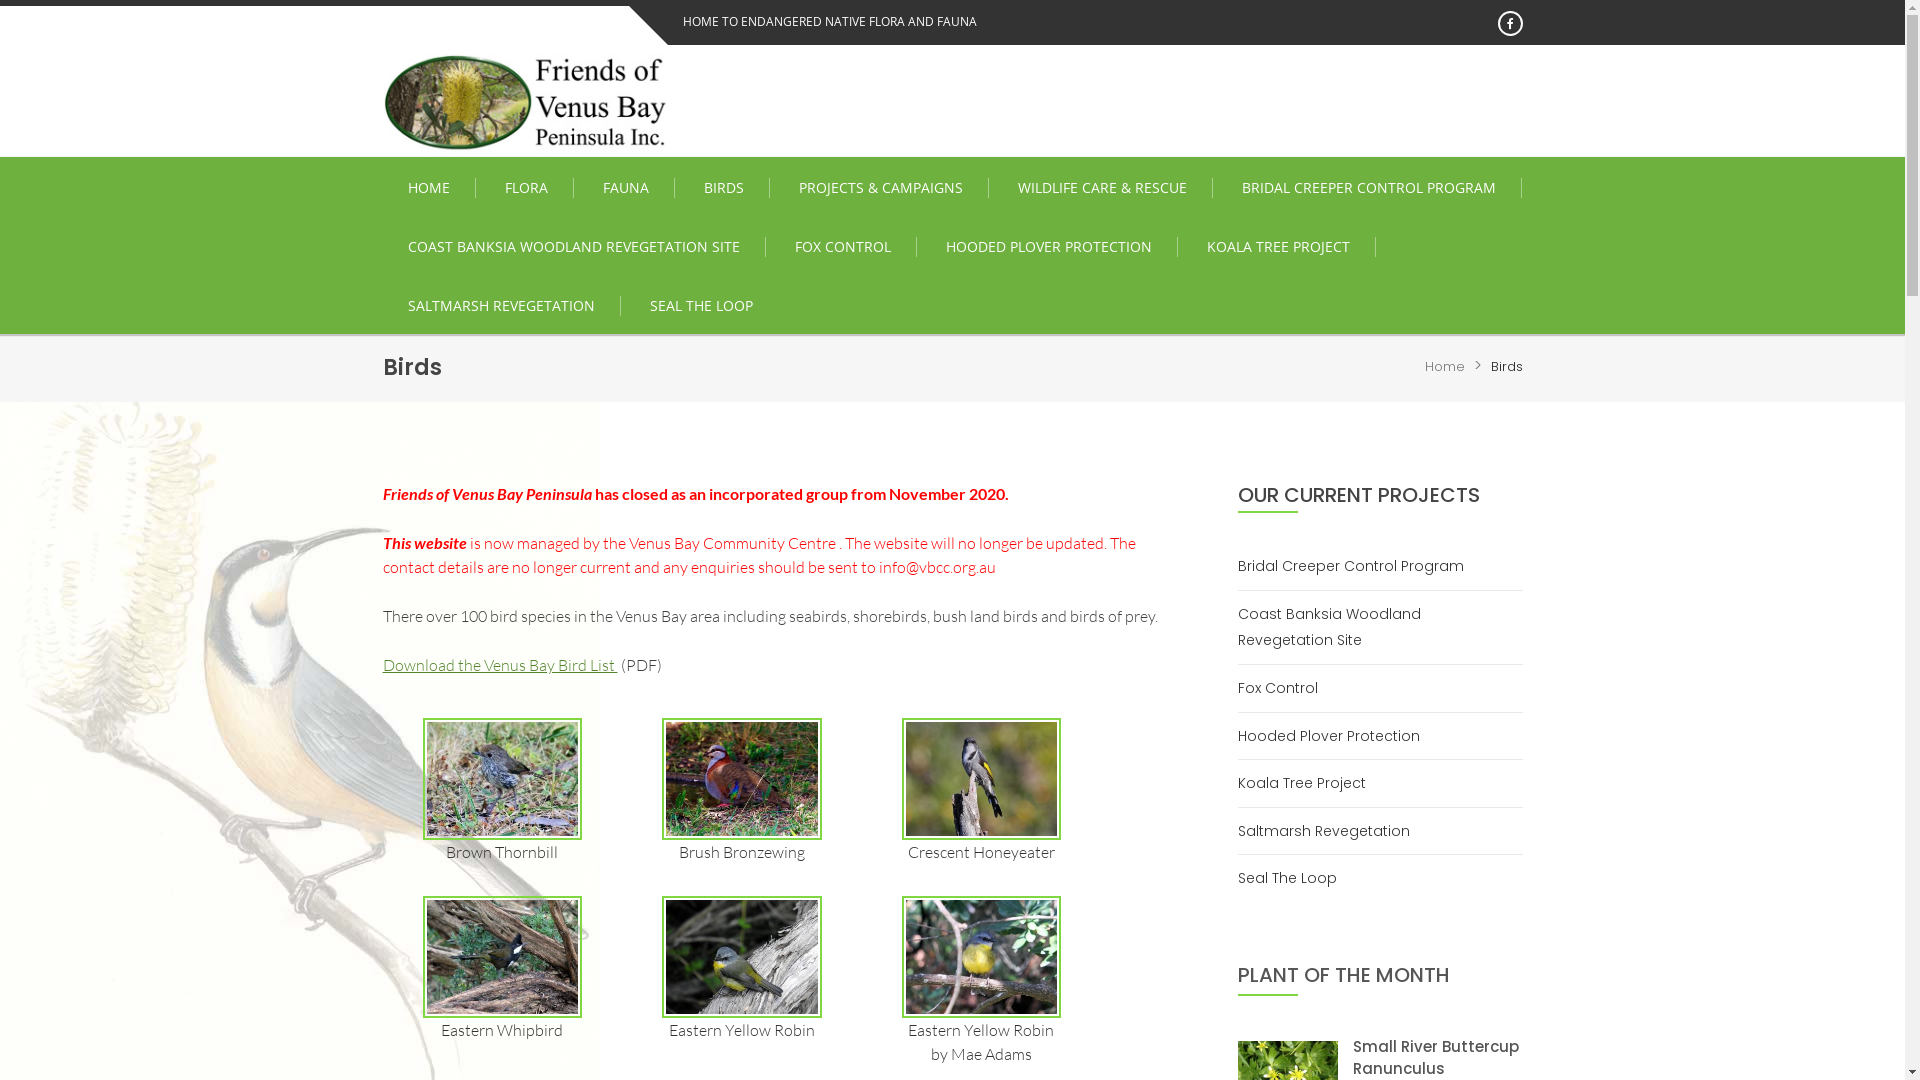 This screenshot has height=1080, width=1920. What do you see at coordinates (382, 188) in the screenshot?
I see `'HOME'` at bounding box center [382, 188].